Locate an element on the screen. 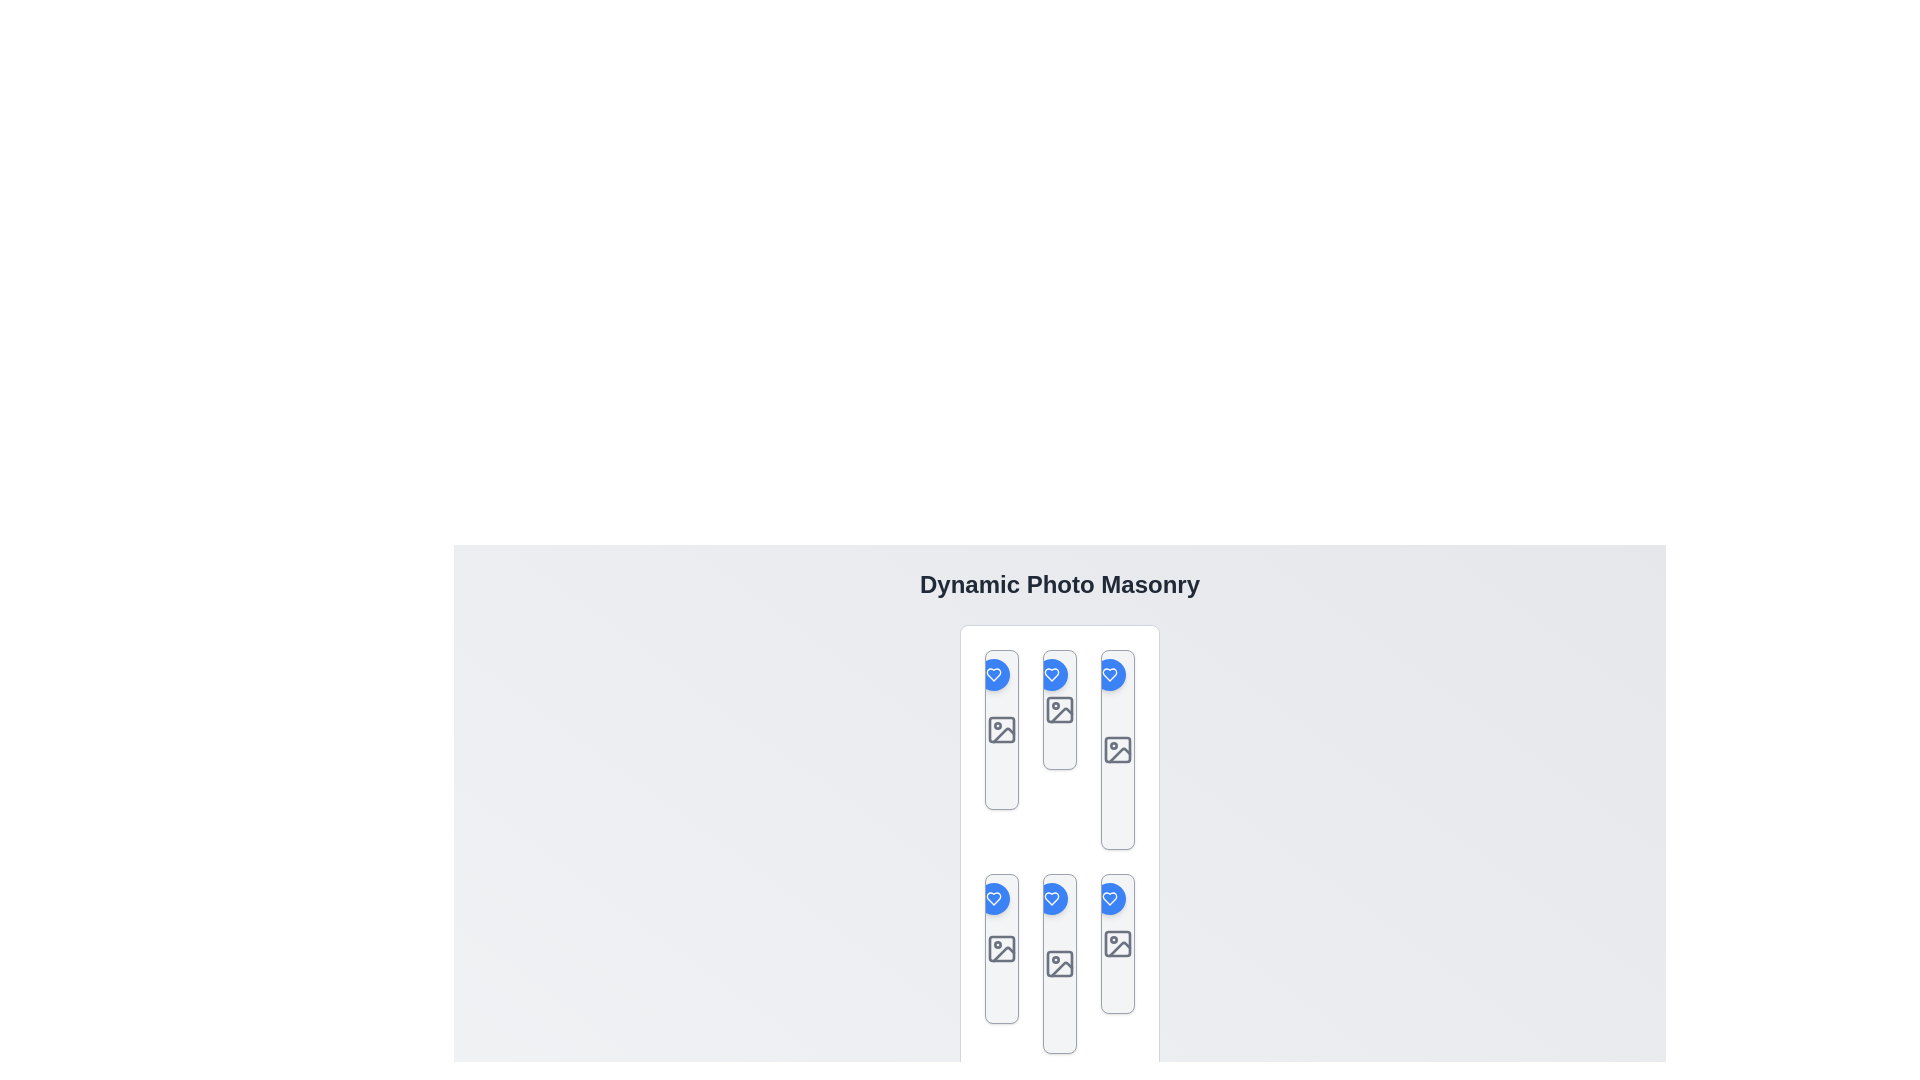  the third icon in the bottom row of the grid layout for interaction is located at coordinates (1060, 967).